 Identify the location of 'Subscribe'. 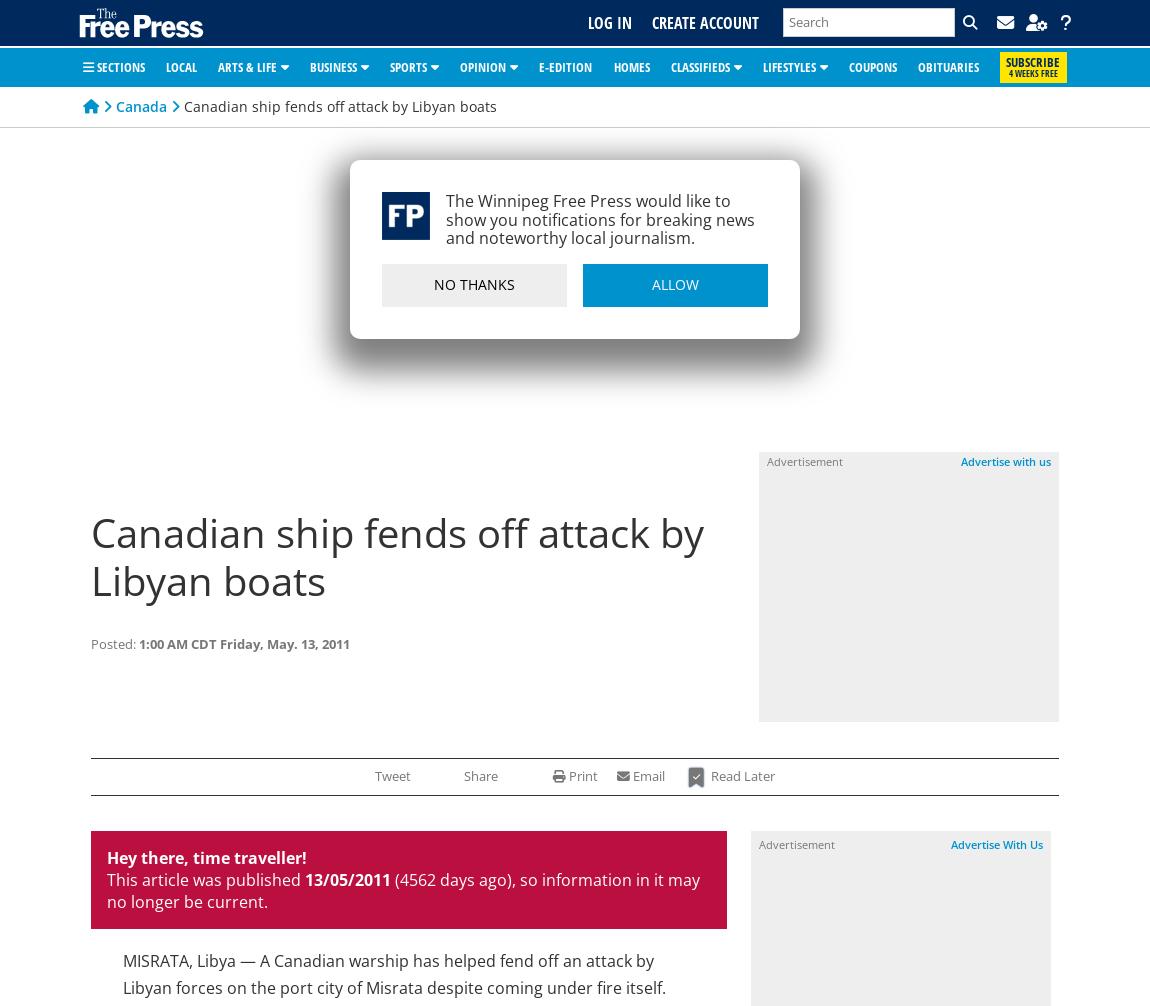
(1033, 61).